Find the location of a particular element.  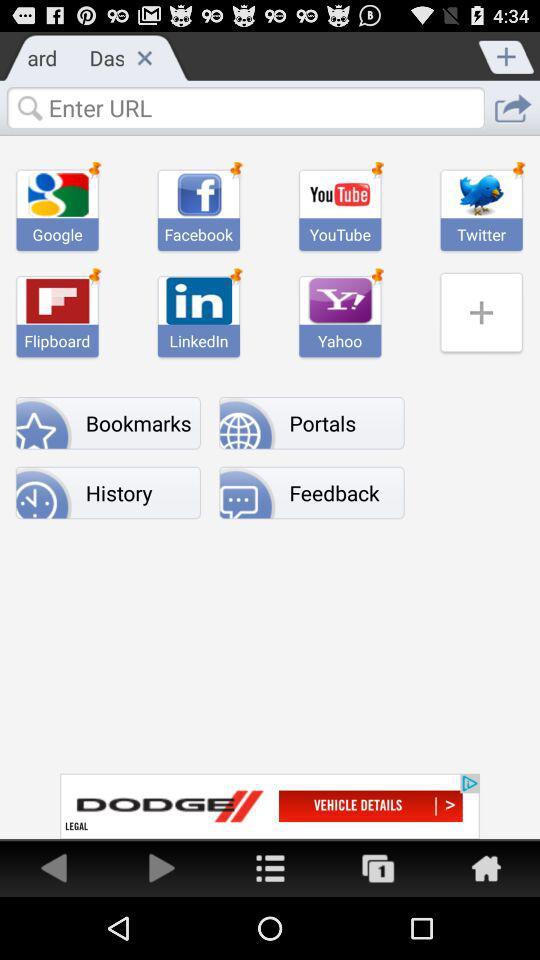

web browser home is located at coordinates (485, 866).